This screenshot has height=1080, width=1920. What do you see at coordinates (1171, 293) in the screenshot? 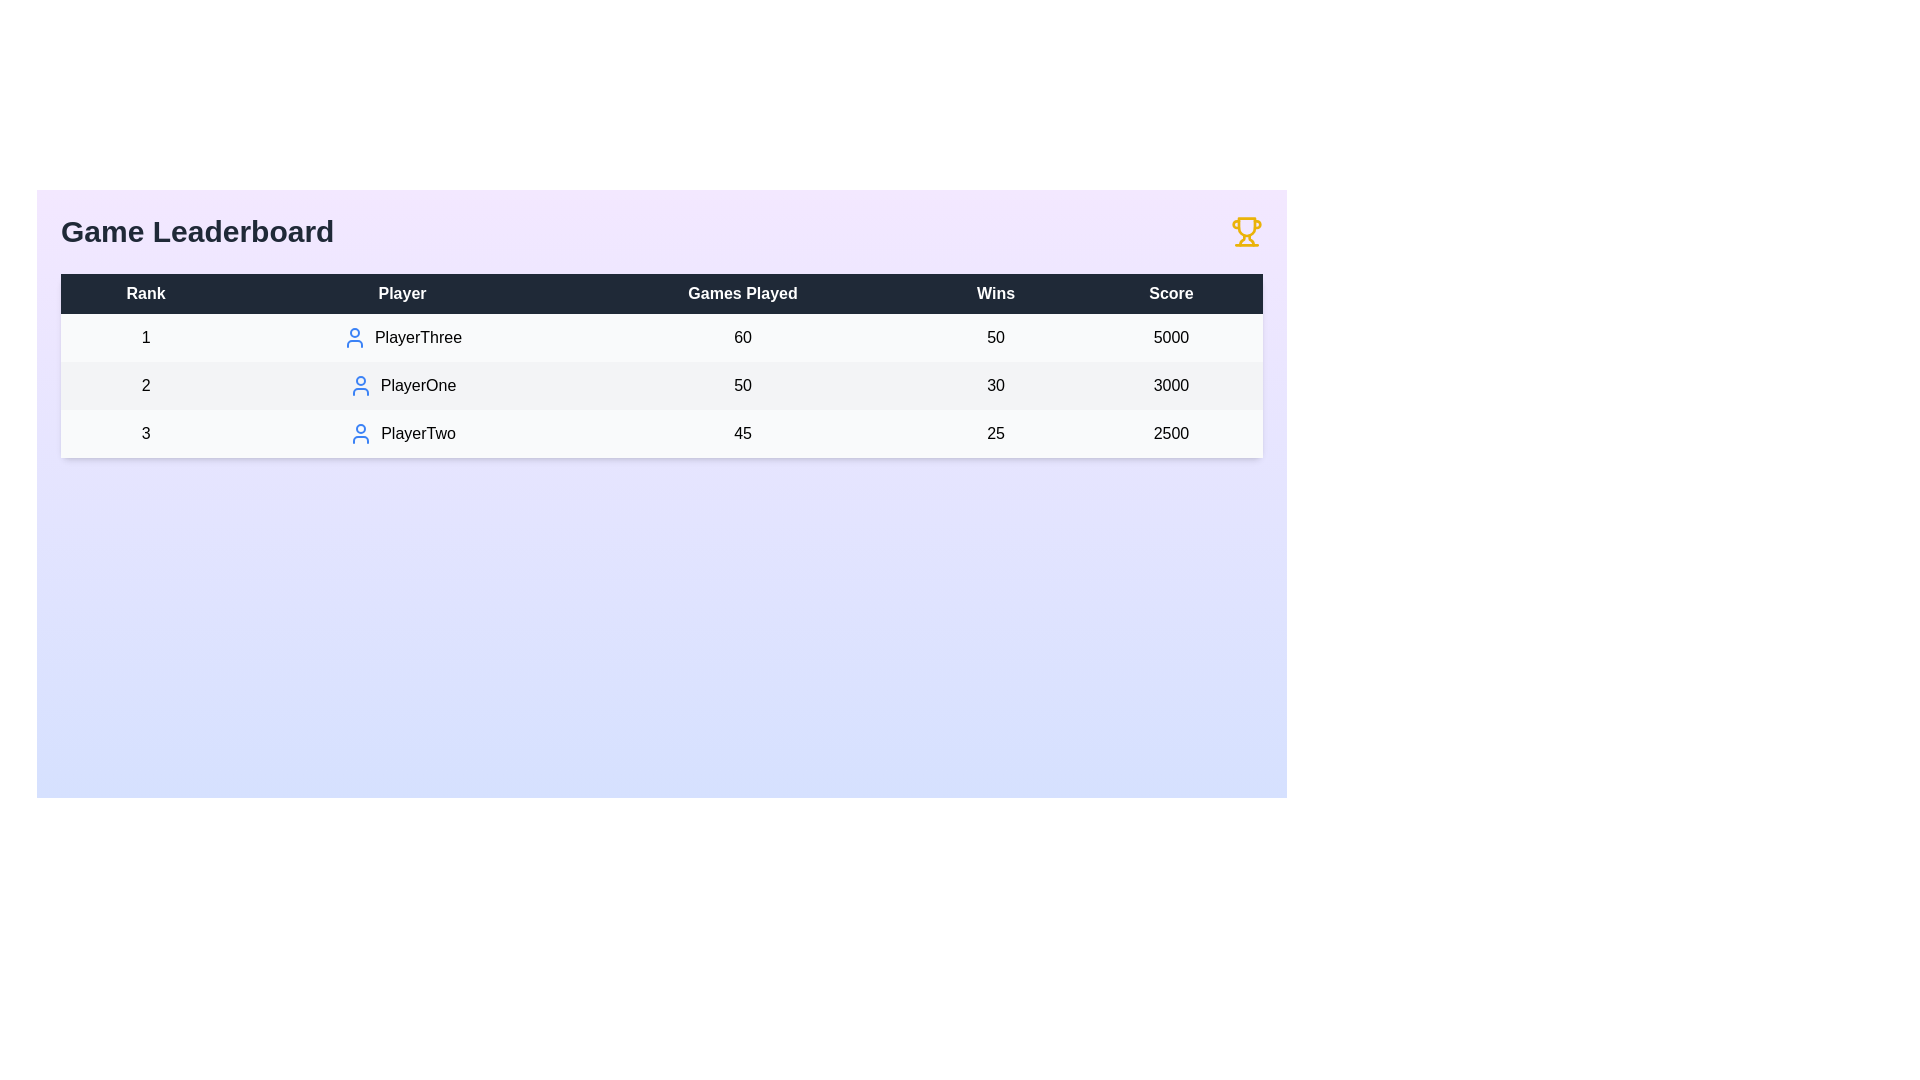
I see `the 'Score' column header label located at the far right of the header row in the table, which provides context for the scores below` at bounding box center [1171, 293].